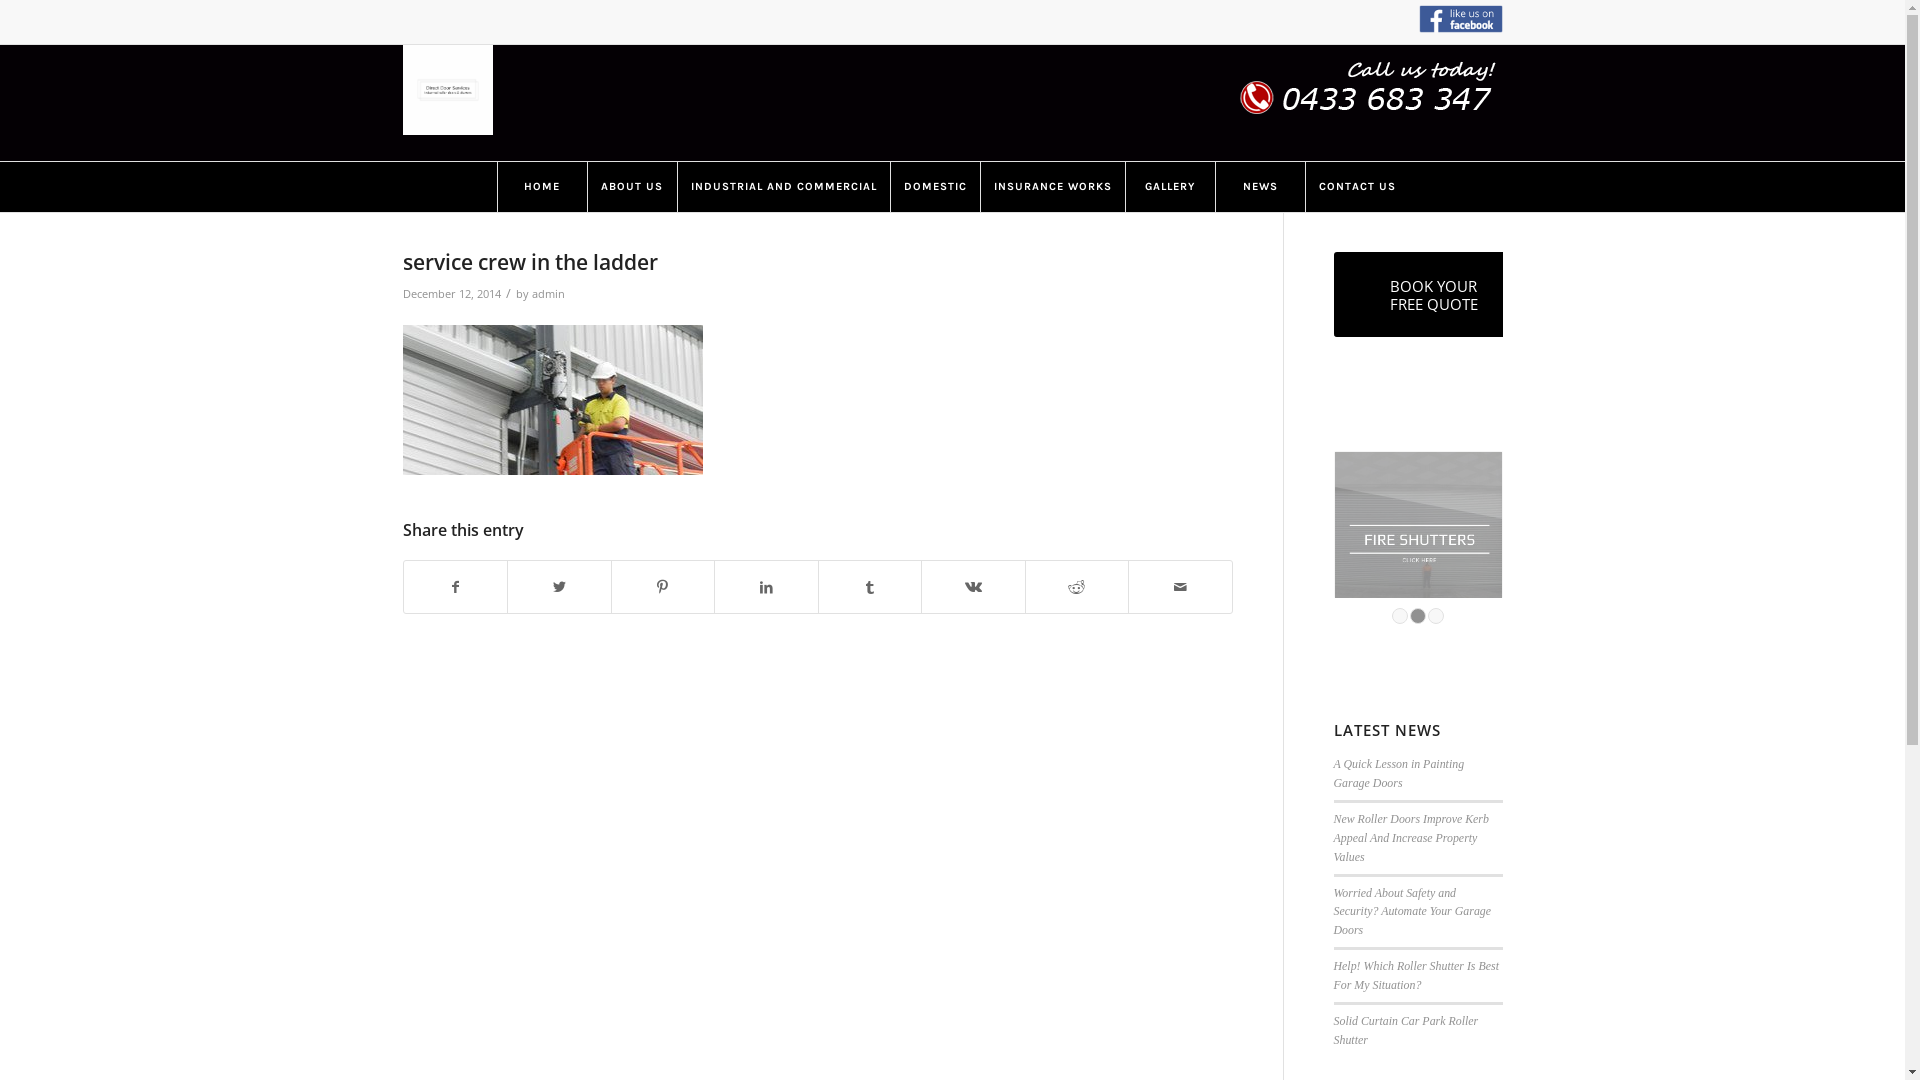  What do you see at coordinates (629, 186) in the screenshot?
I see `'ABOUT US'` at bounding box center [629, 186].